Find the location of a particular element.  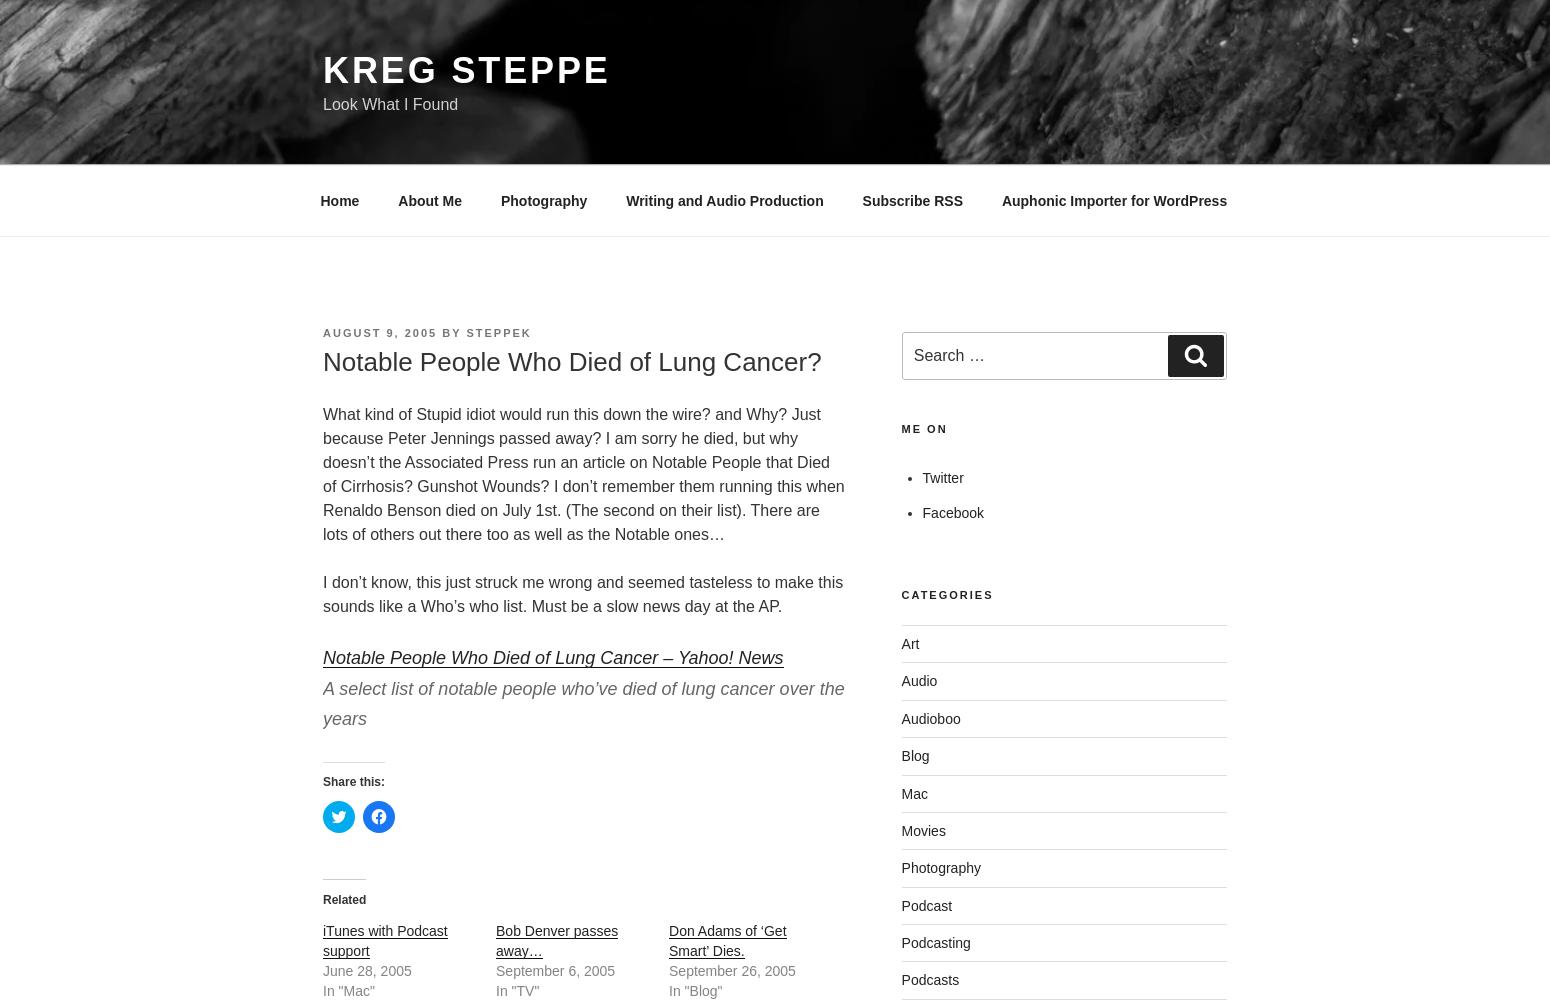

'I don’t know, this just struck me wrong and seemed tasteless to make this sounds like a Who’s who list. Must be a slow news day at the AP.' is located at coordinates (322, 593).